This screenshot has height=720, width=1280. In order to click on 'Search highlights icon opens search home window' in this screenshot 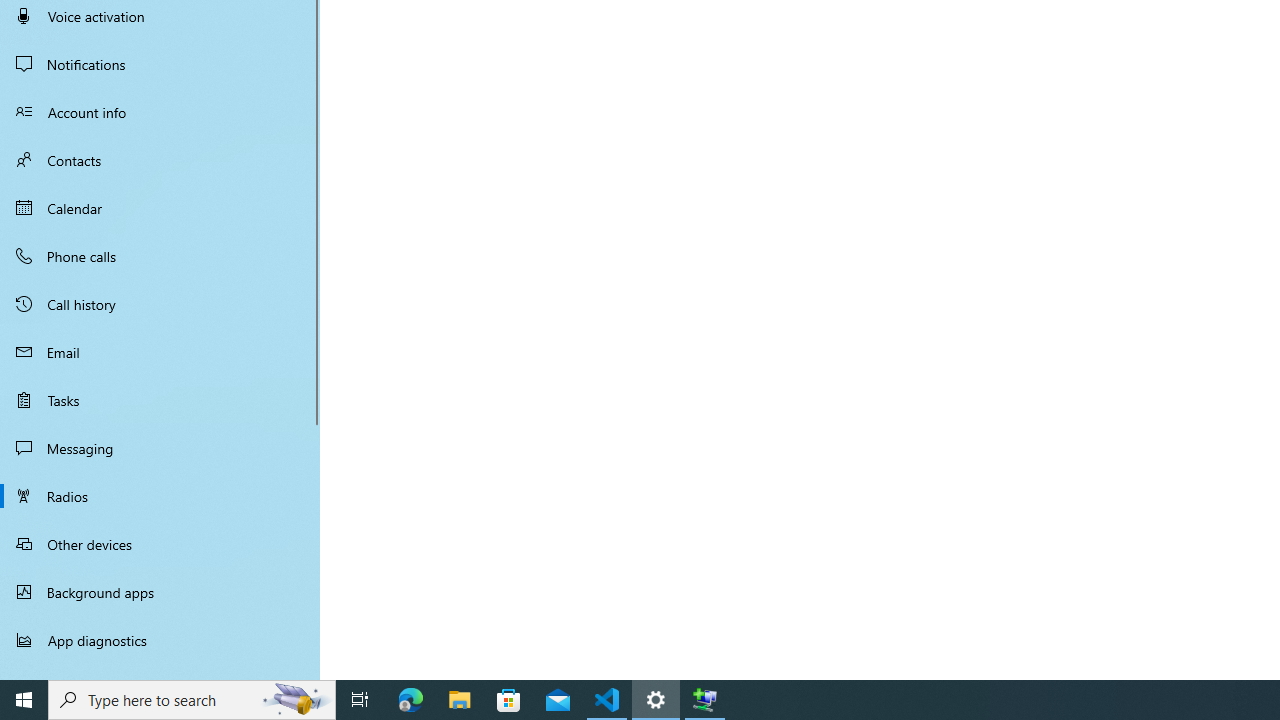, I will do `click(294, 698)`.